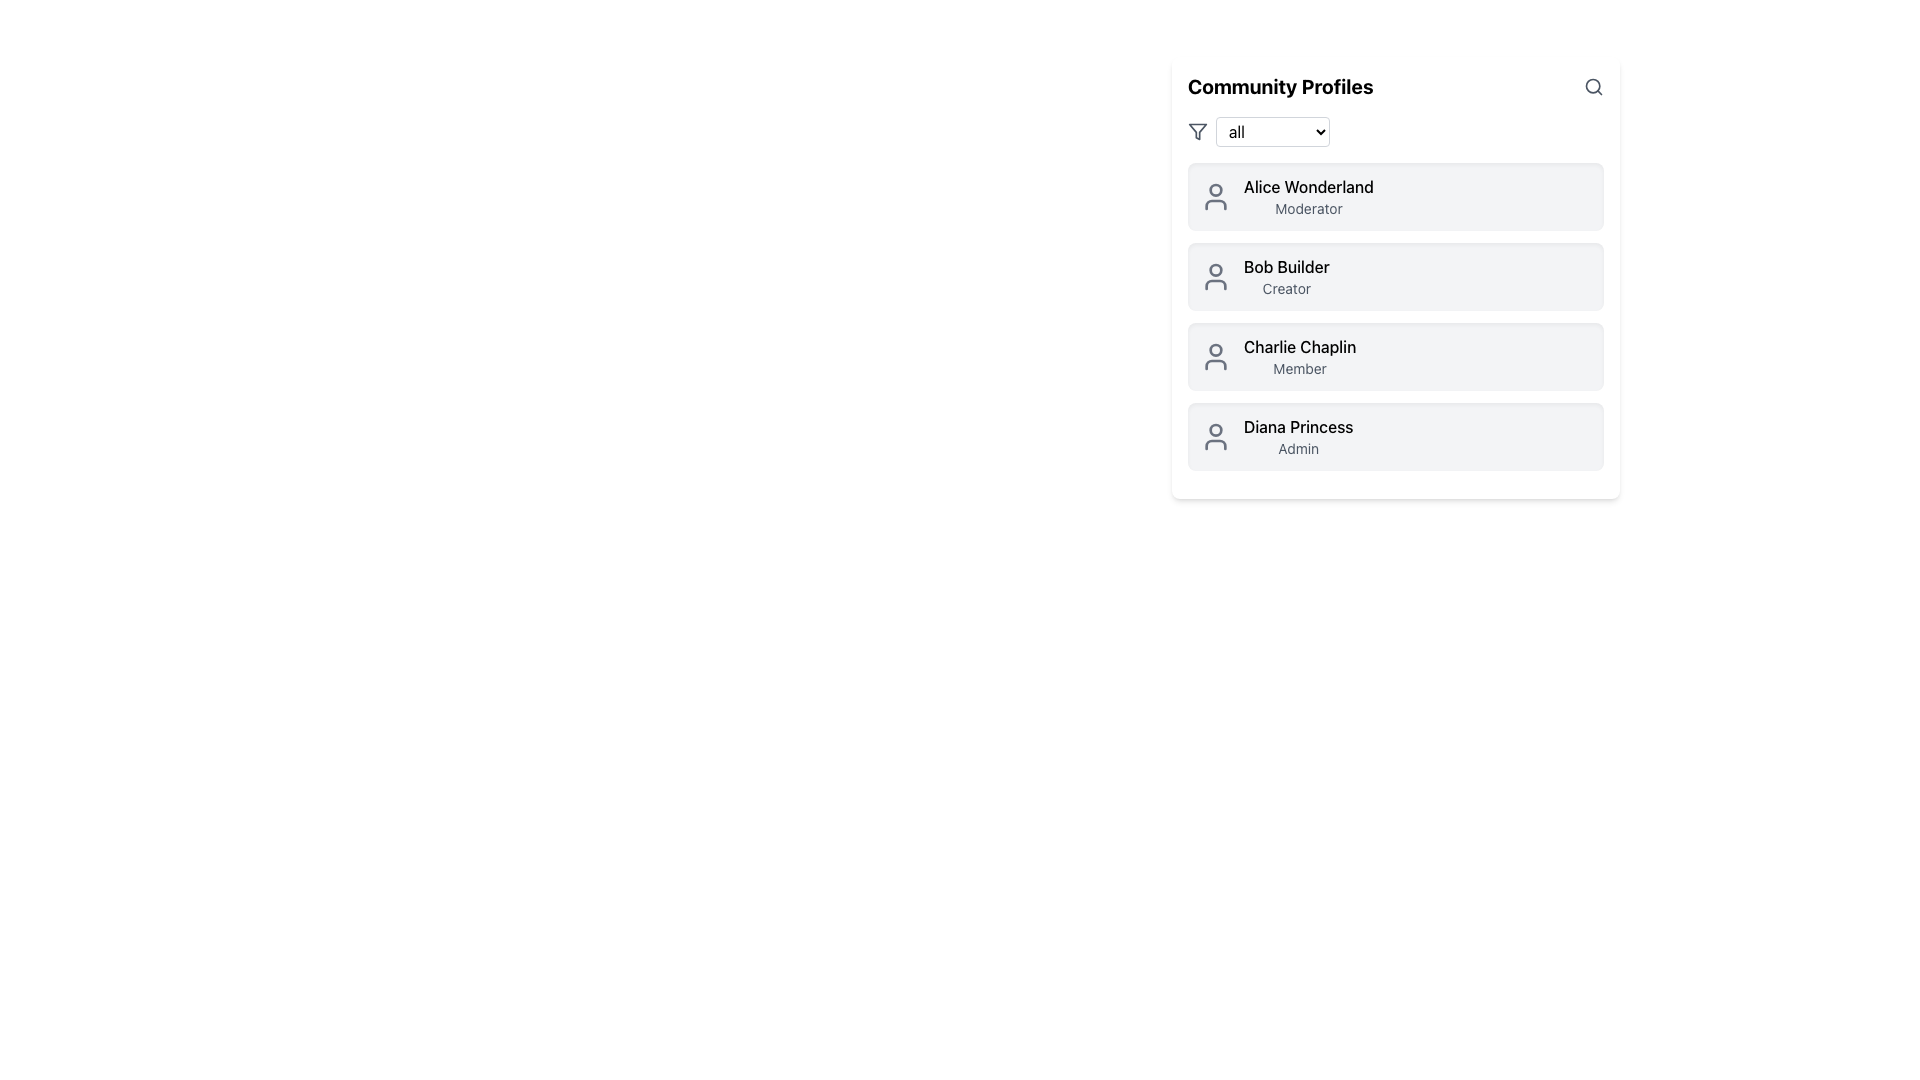 Image resolution: width=1920 pixels, height=1080 pixels. What do you see at coordinates (1198, 131) in the screenshot?
I see `the filter icon located in the top-left corner of the 'Community Profiles' section` at bounding box center [1198, 131].